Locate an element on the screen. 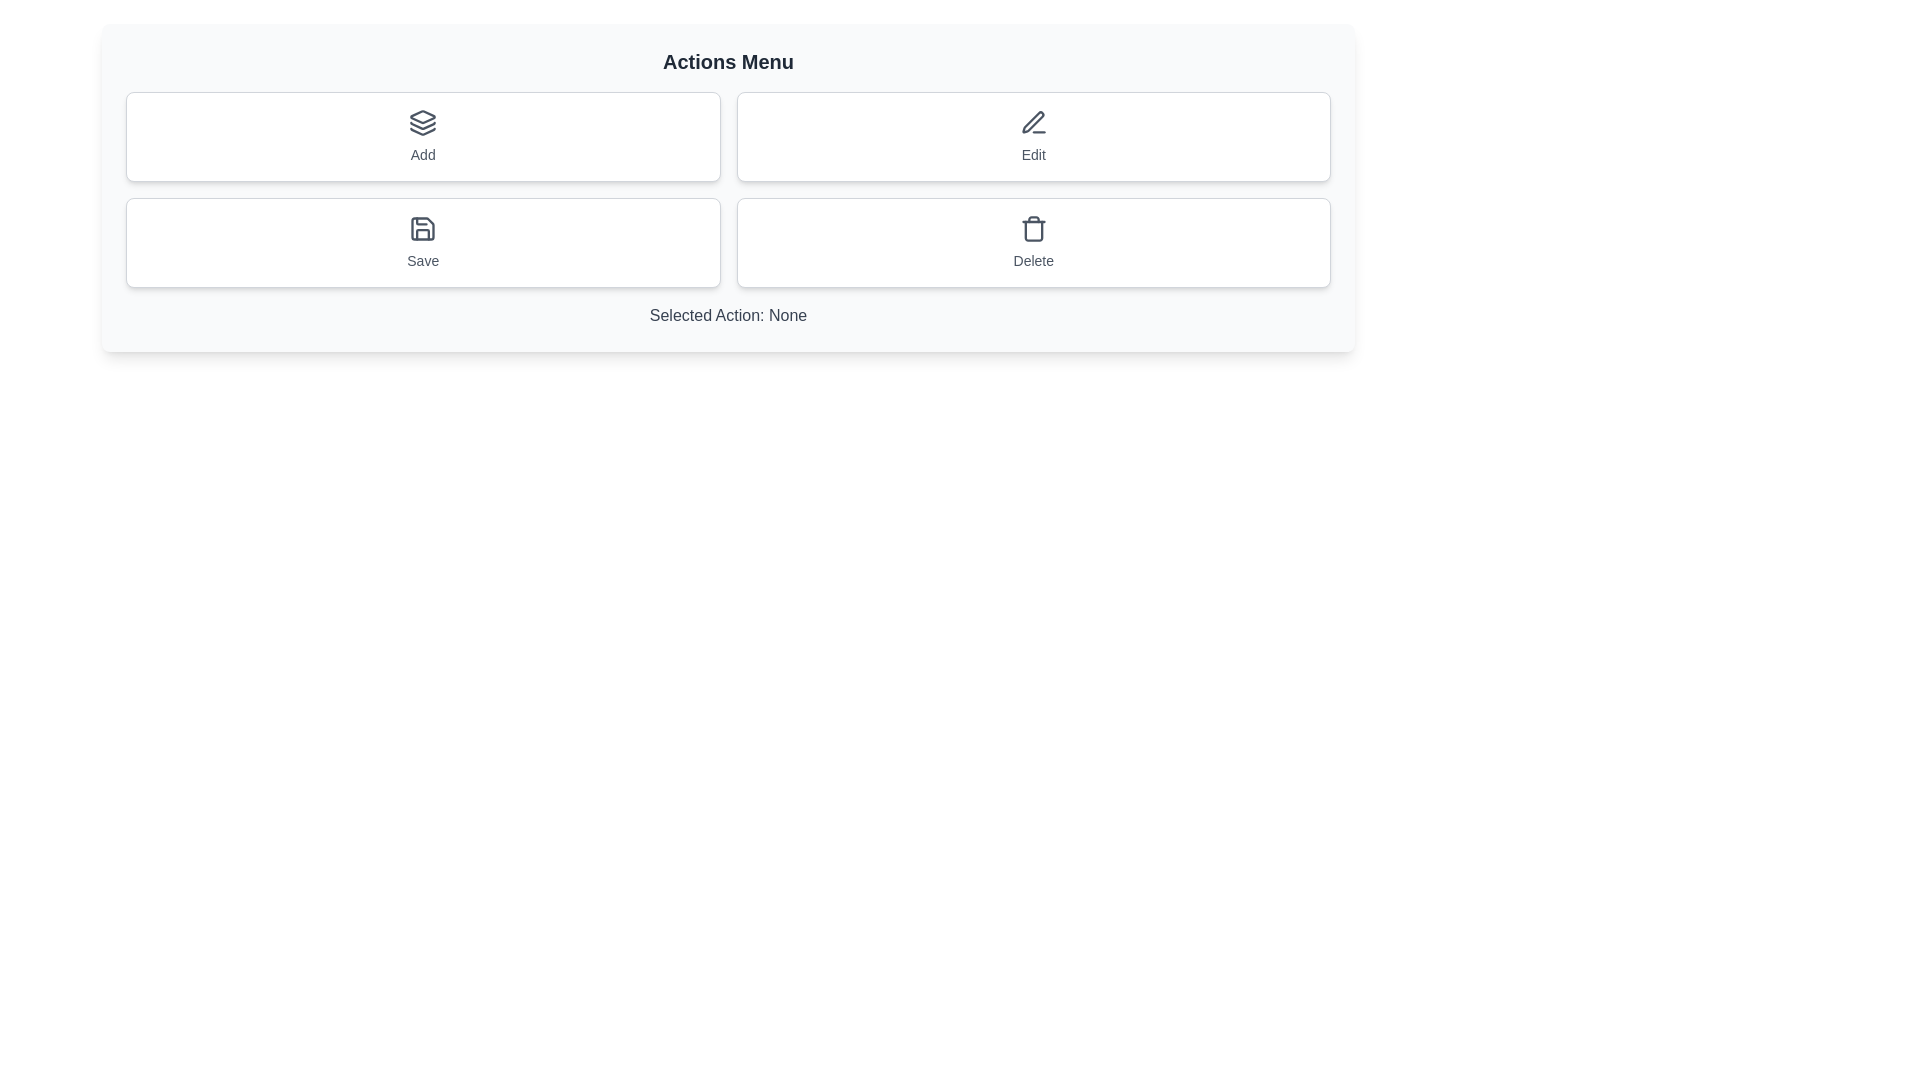  the Add button to perform the associated action is located at coordinates (422, 136).